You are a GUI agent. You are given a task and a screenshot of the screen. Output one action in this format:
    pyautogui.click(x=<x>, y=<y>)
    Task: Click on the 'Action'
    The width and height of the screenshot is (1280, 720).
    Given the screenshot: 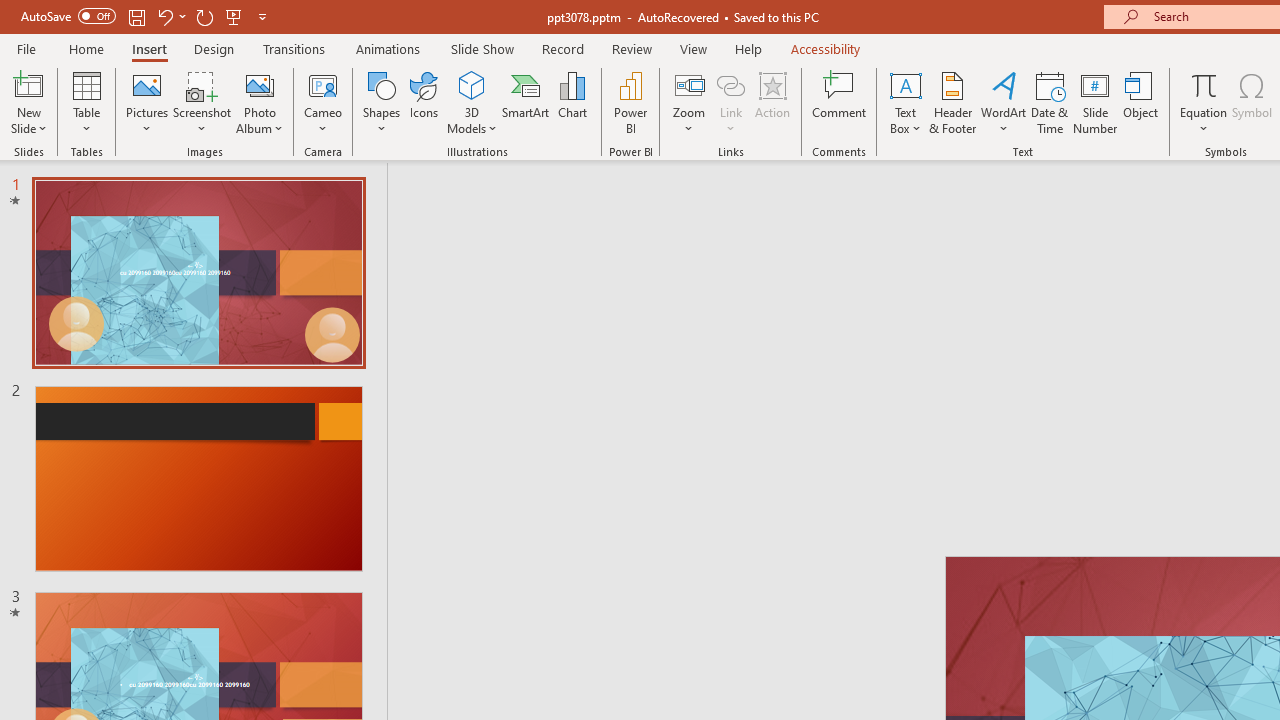 What is the action you would take?
    pyautogui.click(x=772, y=103)
    